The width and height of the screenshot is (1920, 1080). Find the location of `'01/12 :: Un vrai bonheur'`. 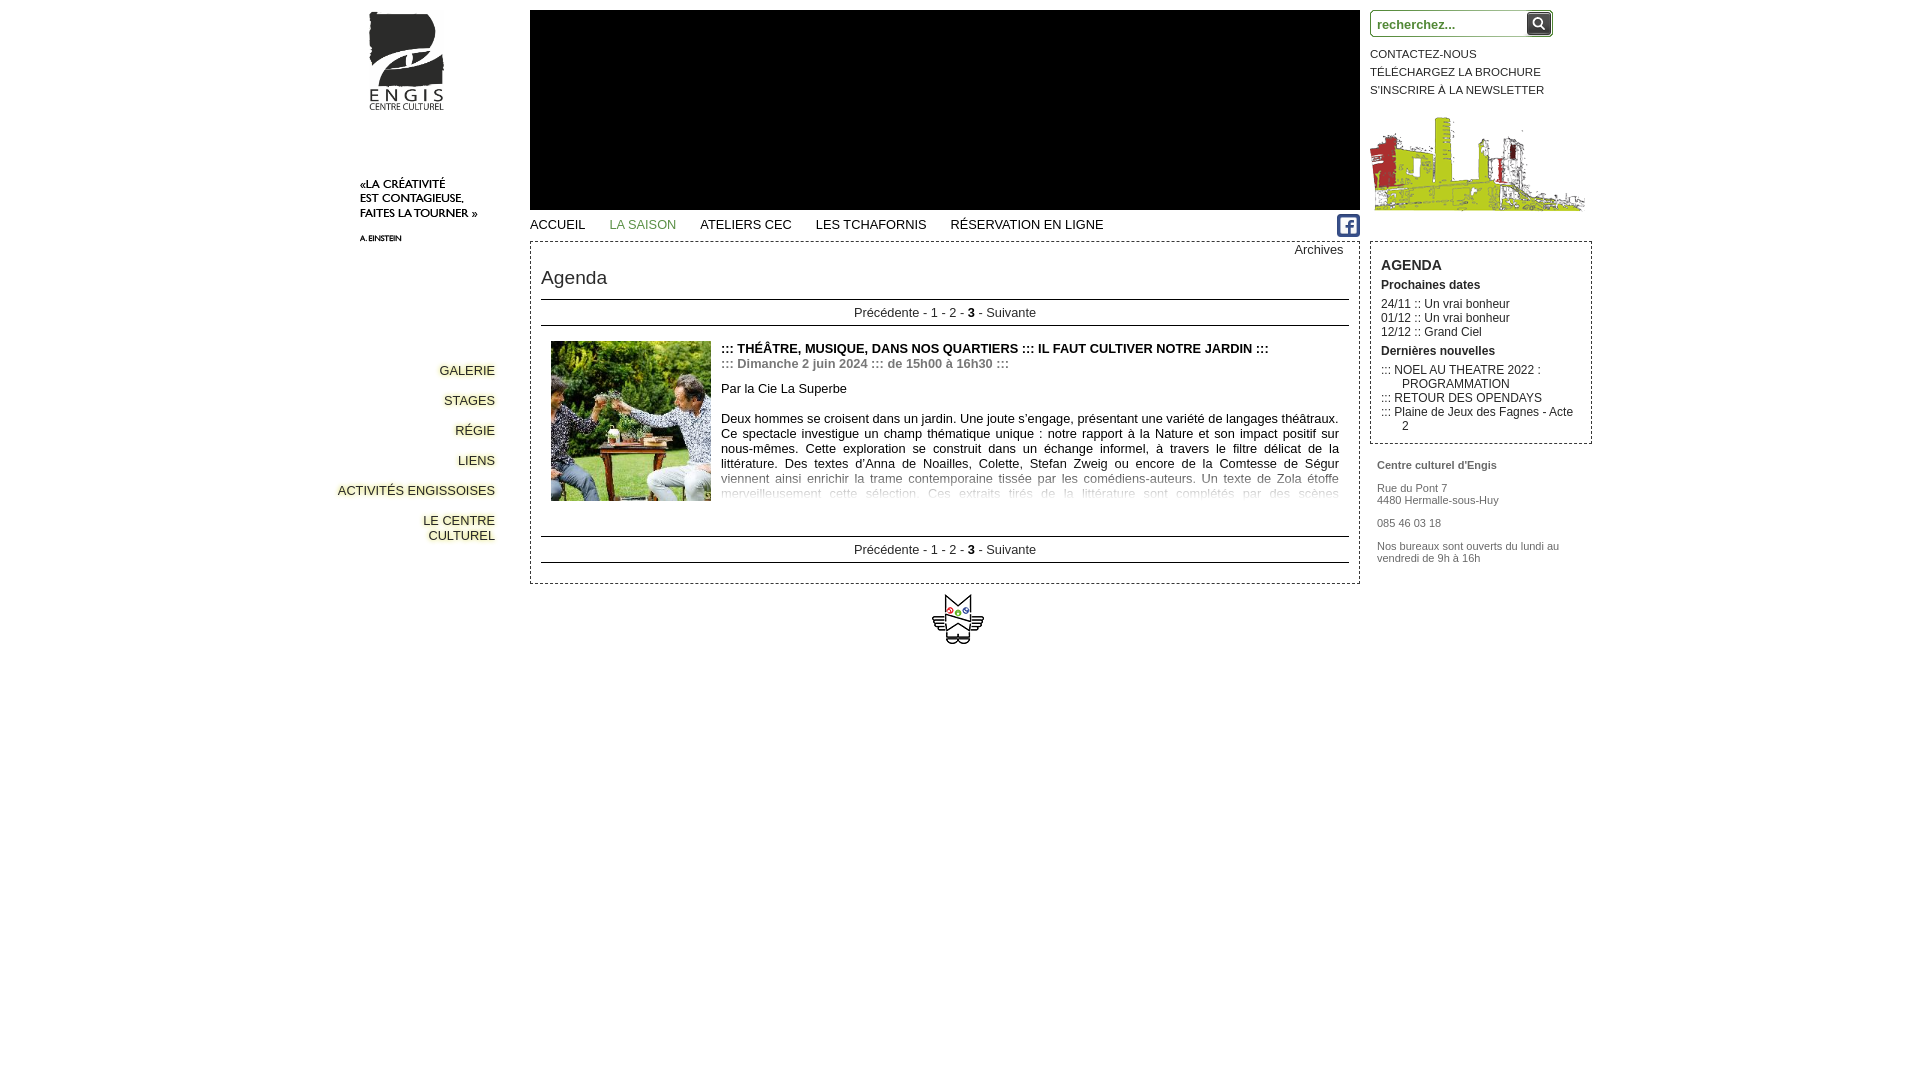

'01/12 :: Un vrai bonheur' is located at coordinates (1445, 316).